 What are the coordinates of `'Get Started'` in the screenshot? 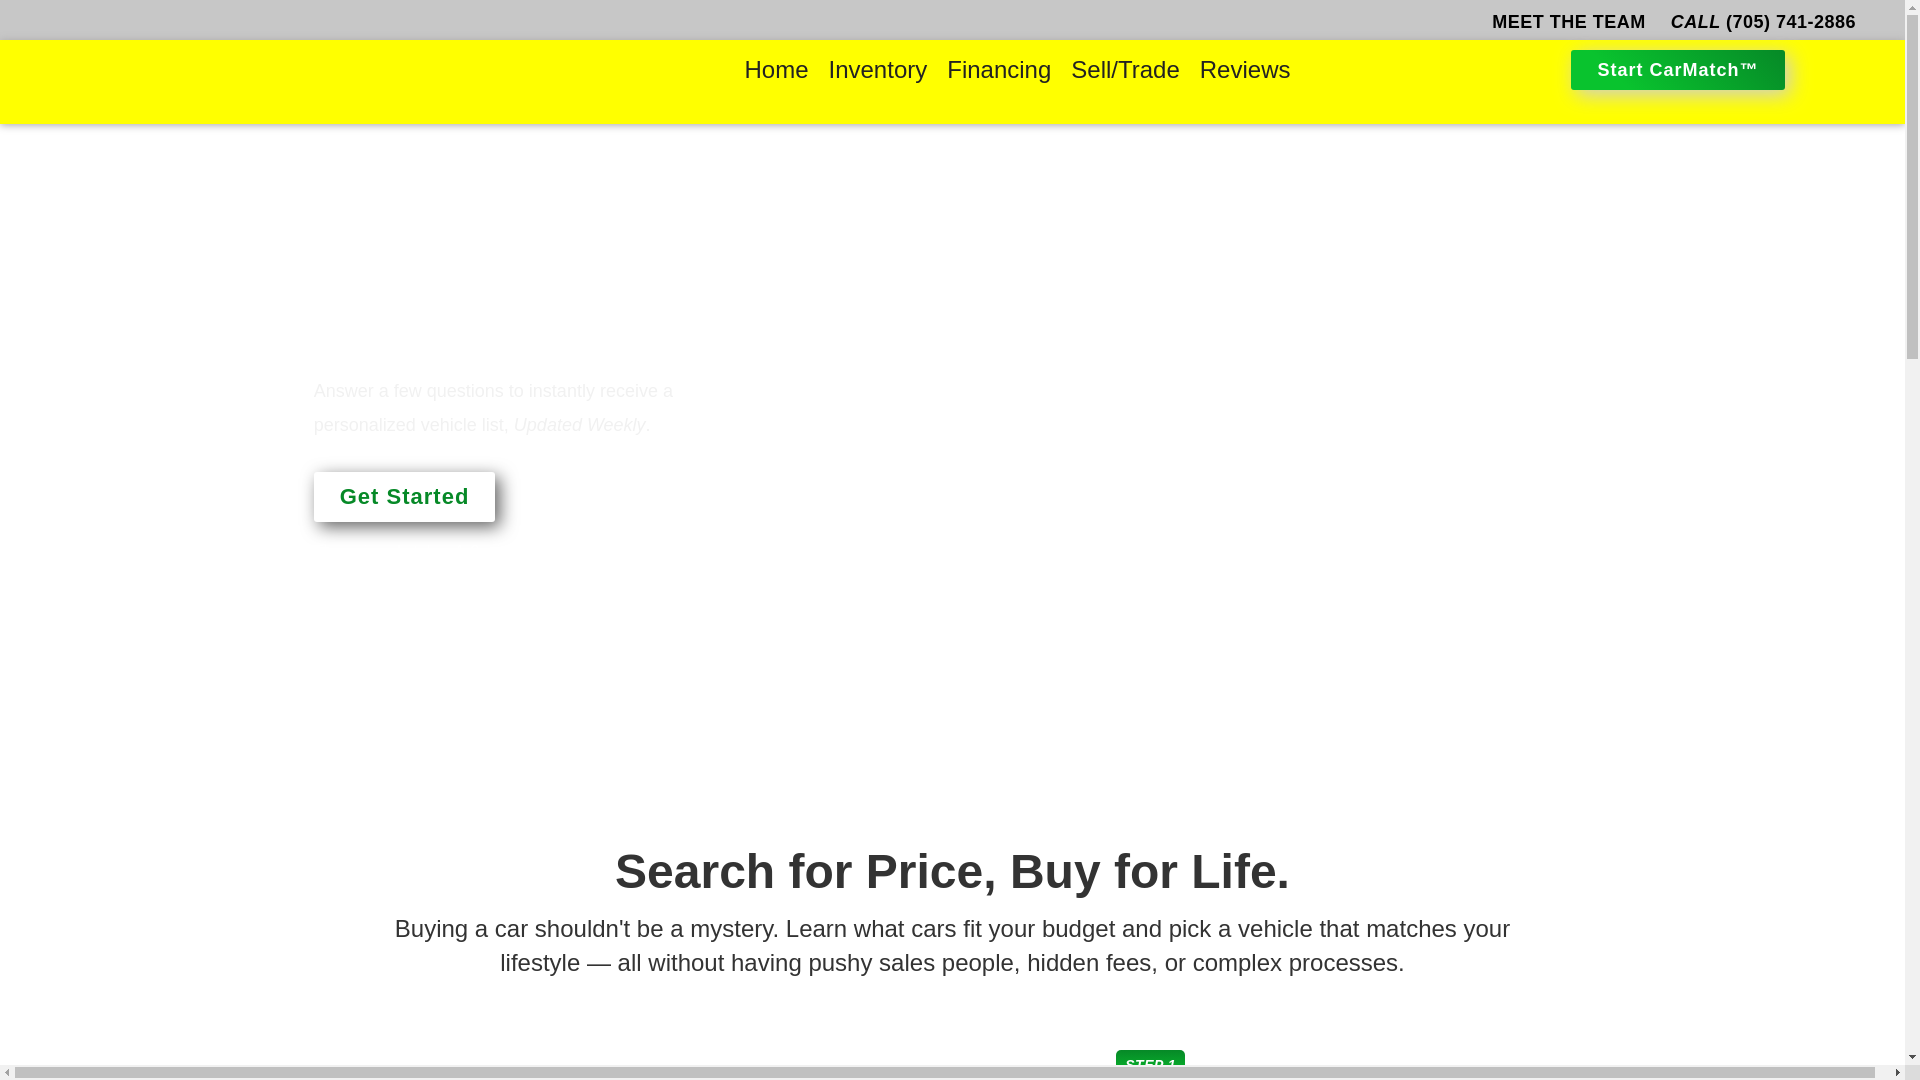 It's located at (403, 496).